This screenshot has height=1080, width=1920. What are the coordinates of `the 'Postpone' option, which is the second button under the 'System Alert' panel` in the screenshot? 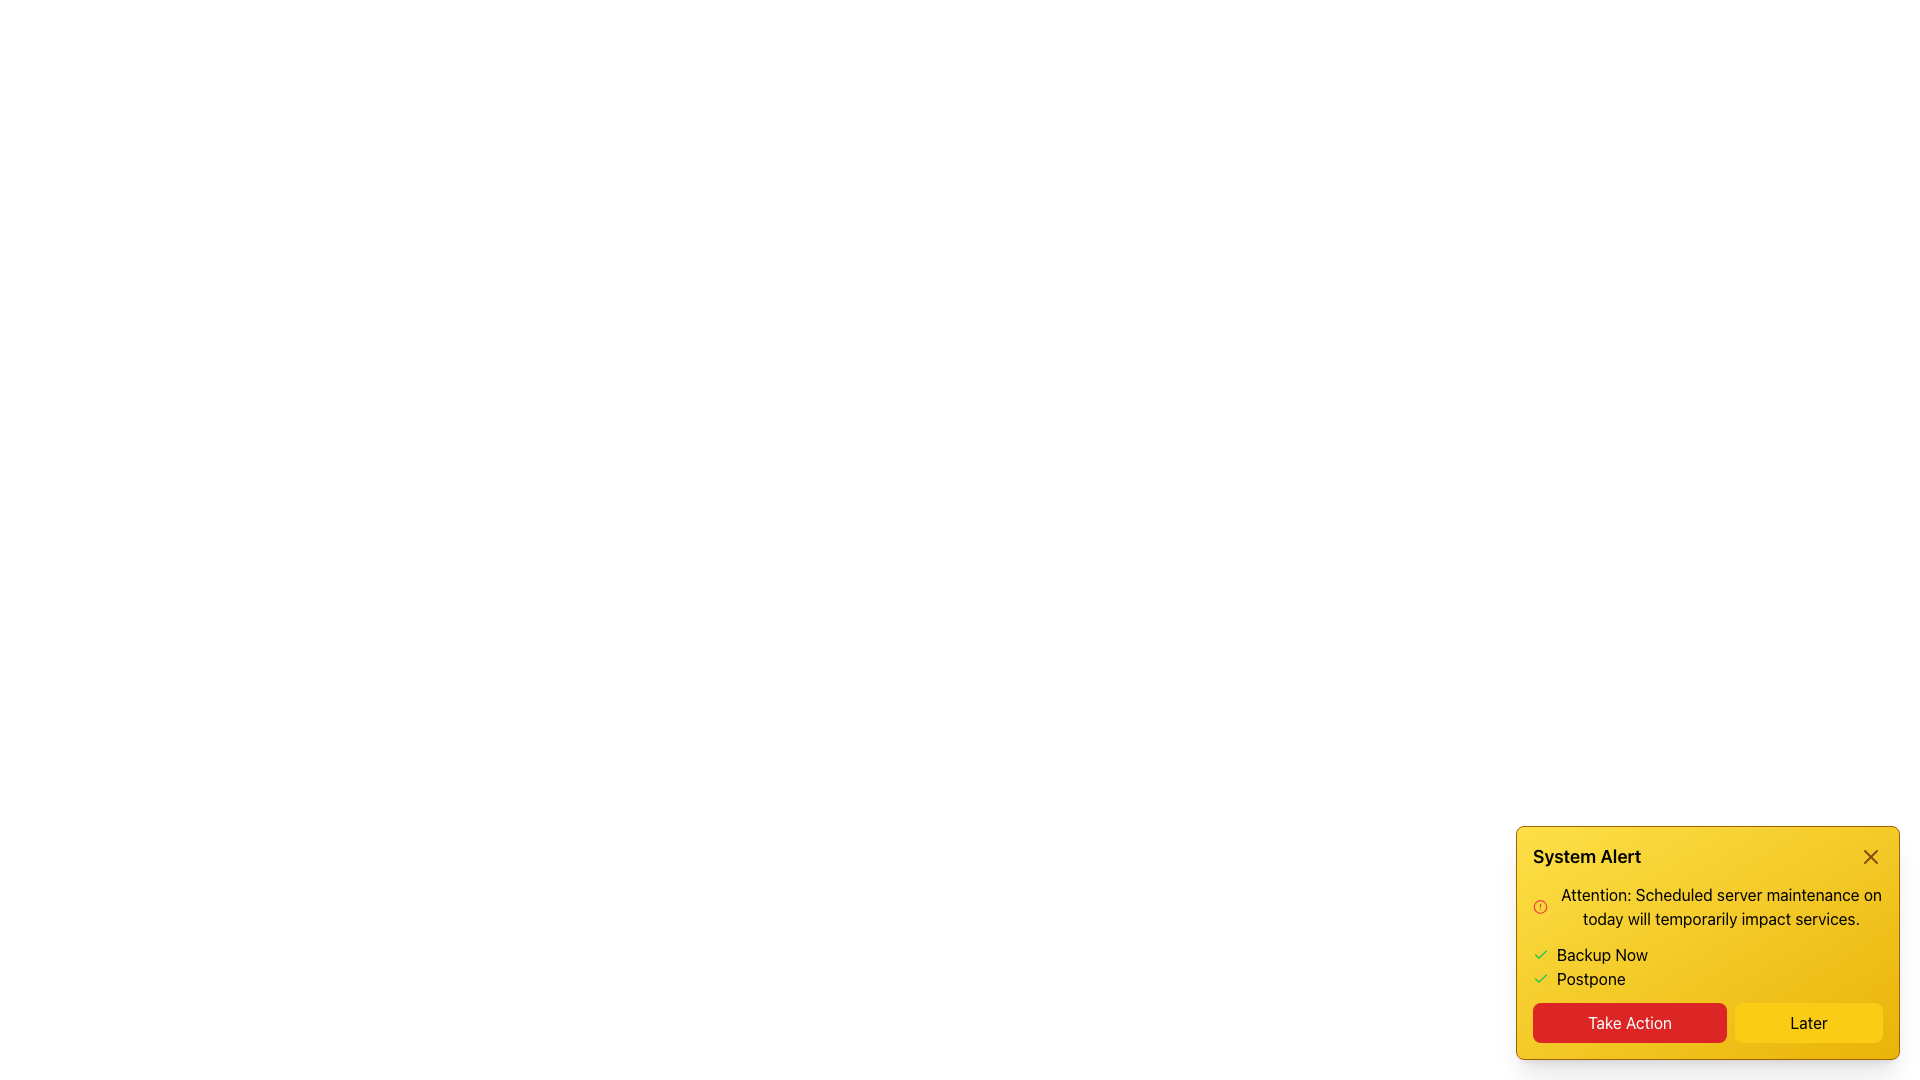 It's located at (1707, 978).